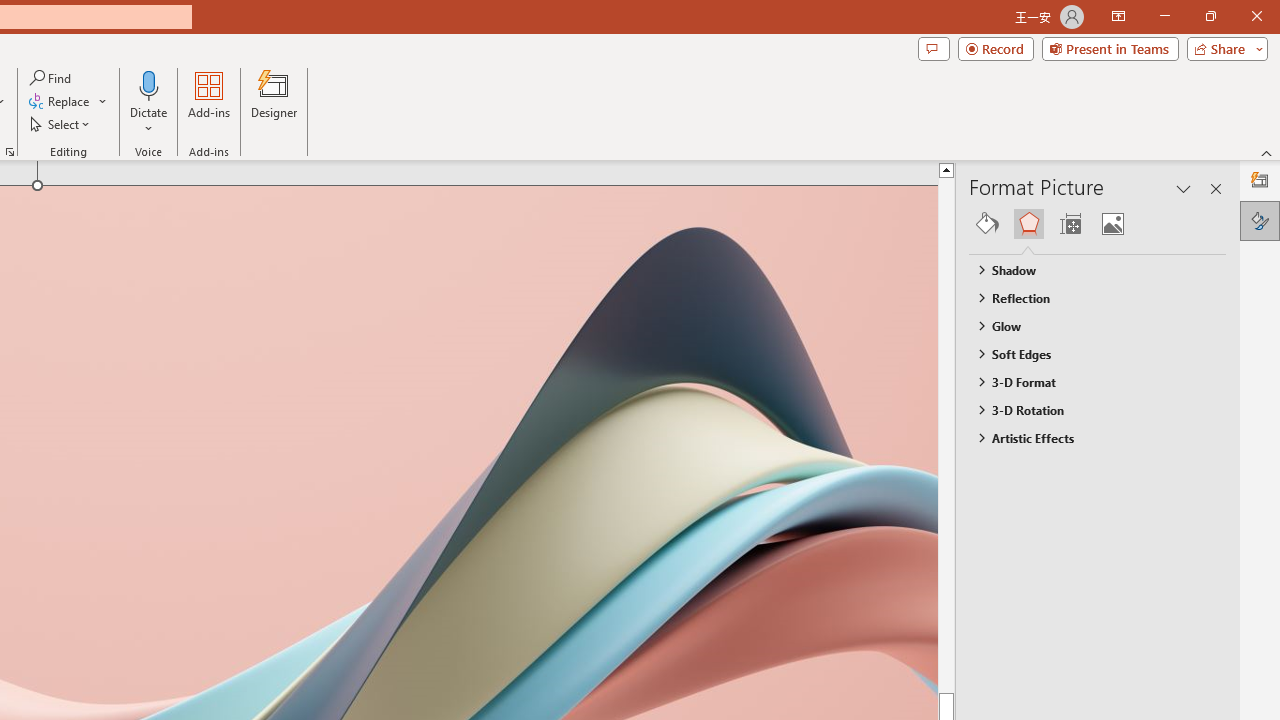 This screenshot has height=720, width=1280. Describe the element at coordinates (995, 47) in the screenshot. I see `'Record'` at that location.